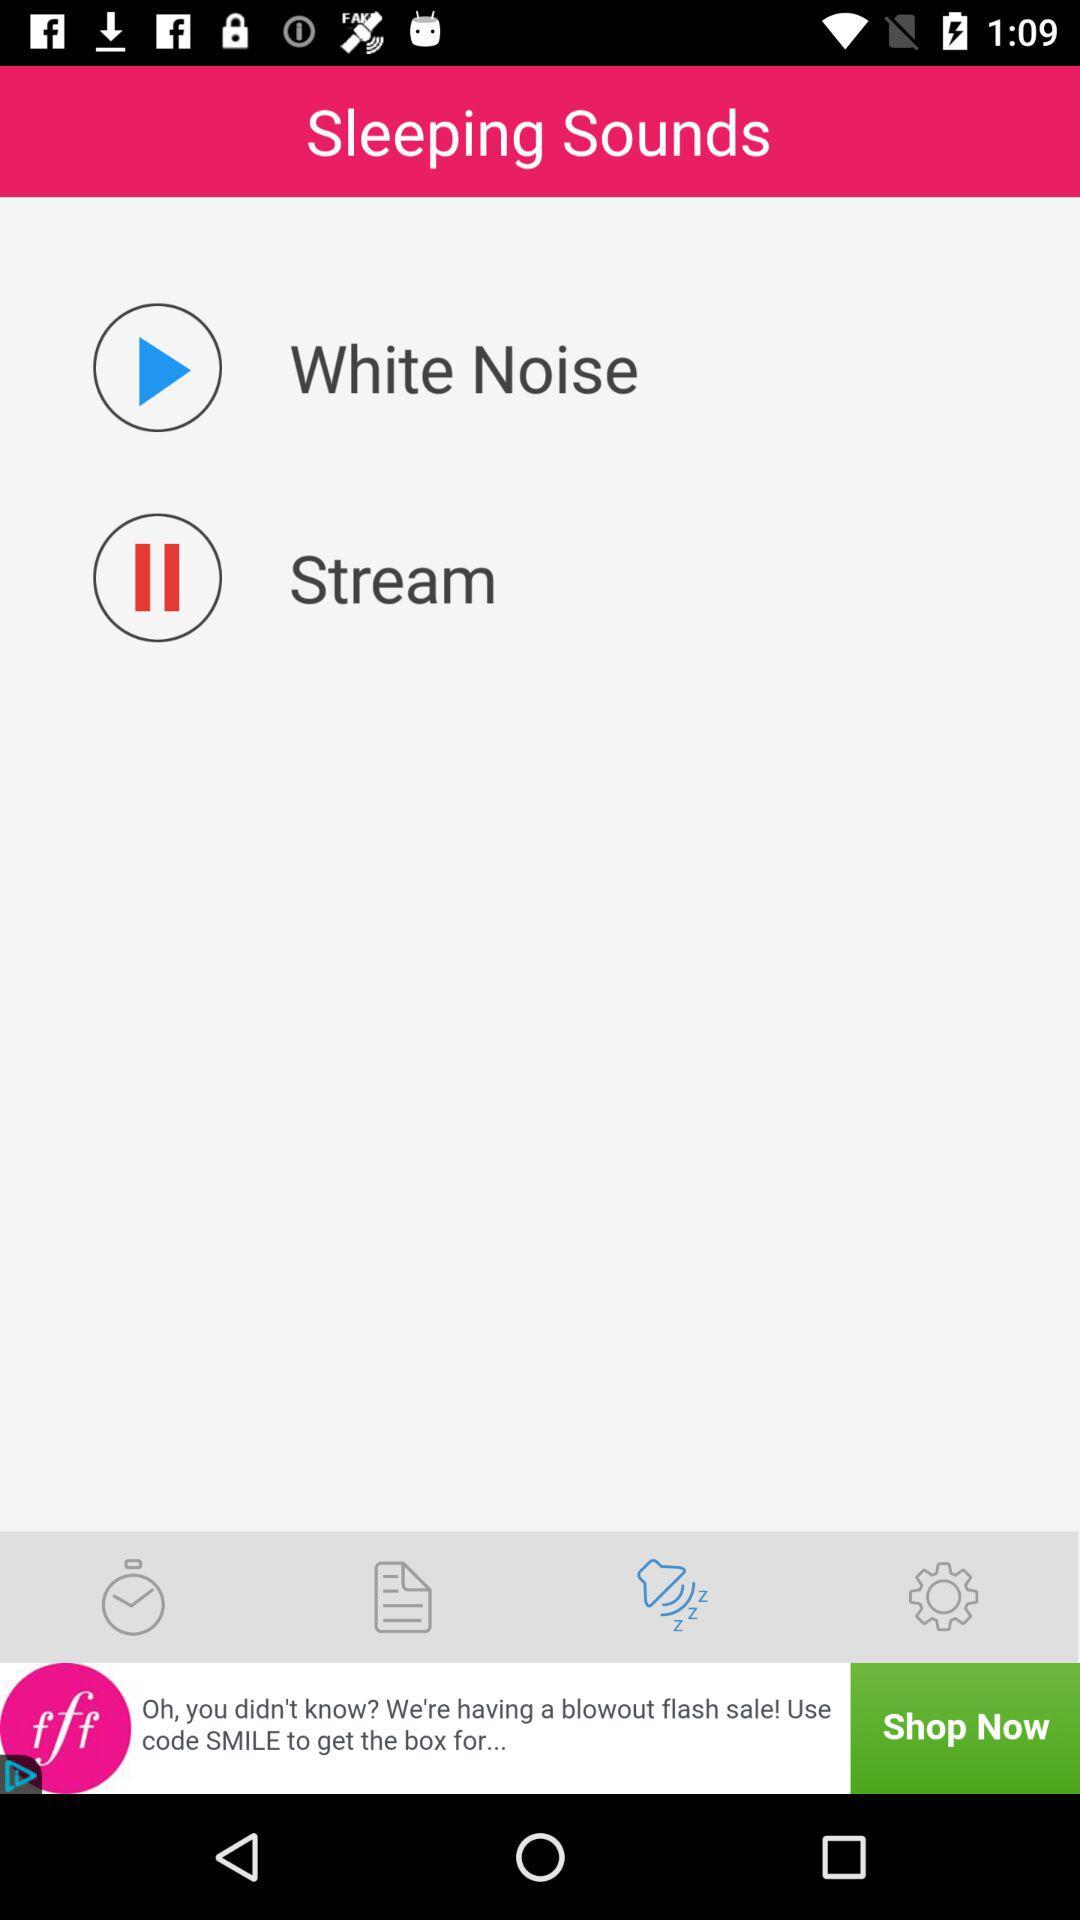 Image resolution: width=1080 pixels, height=1920 pixels. I want to click on shop now, so click(540, 1727).